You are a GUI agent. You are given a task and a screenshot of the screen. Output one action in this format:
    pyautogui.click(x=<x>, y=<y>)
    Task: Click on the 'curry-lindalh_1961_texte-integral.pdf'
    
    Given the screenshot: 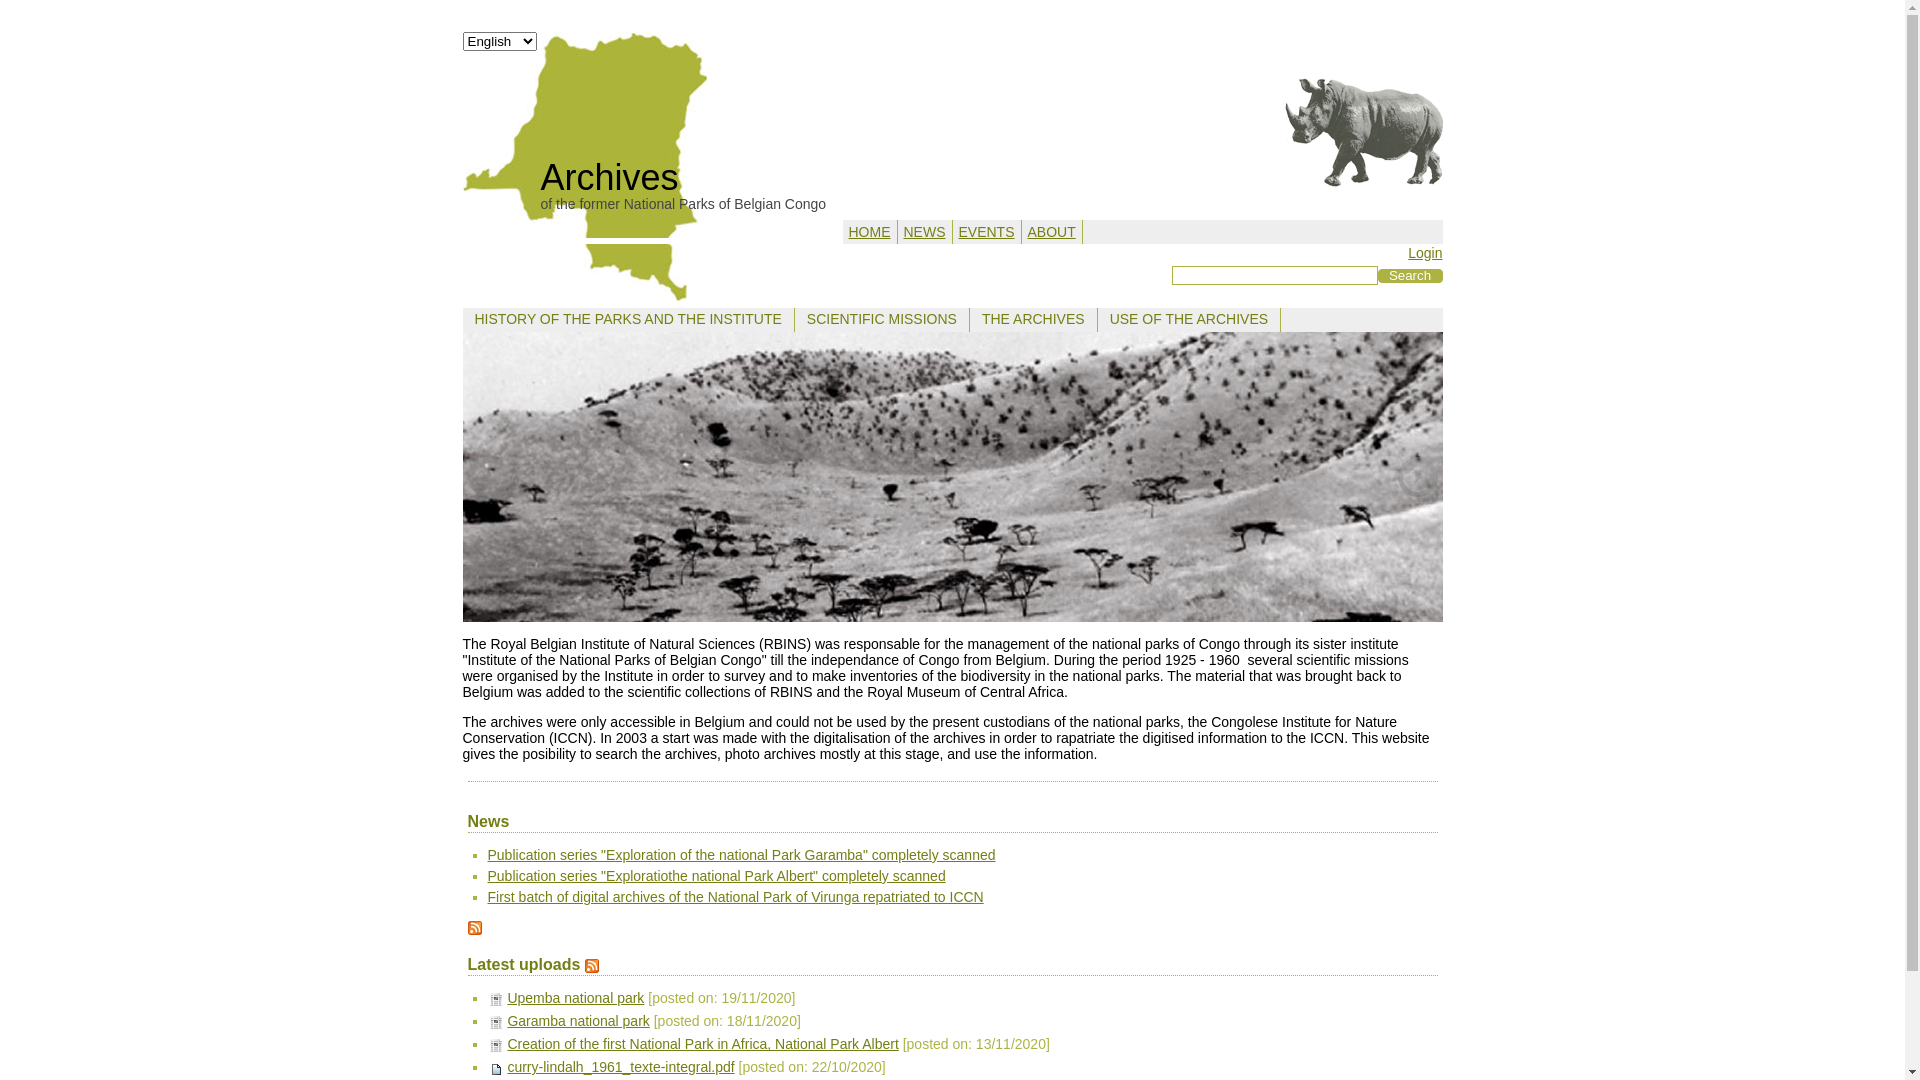 What is the action you would take?
    pyautogui.click(x=619, y=1066)
    